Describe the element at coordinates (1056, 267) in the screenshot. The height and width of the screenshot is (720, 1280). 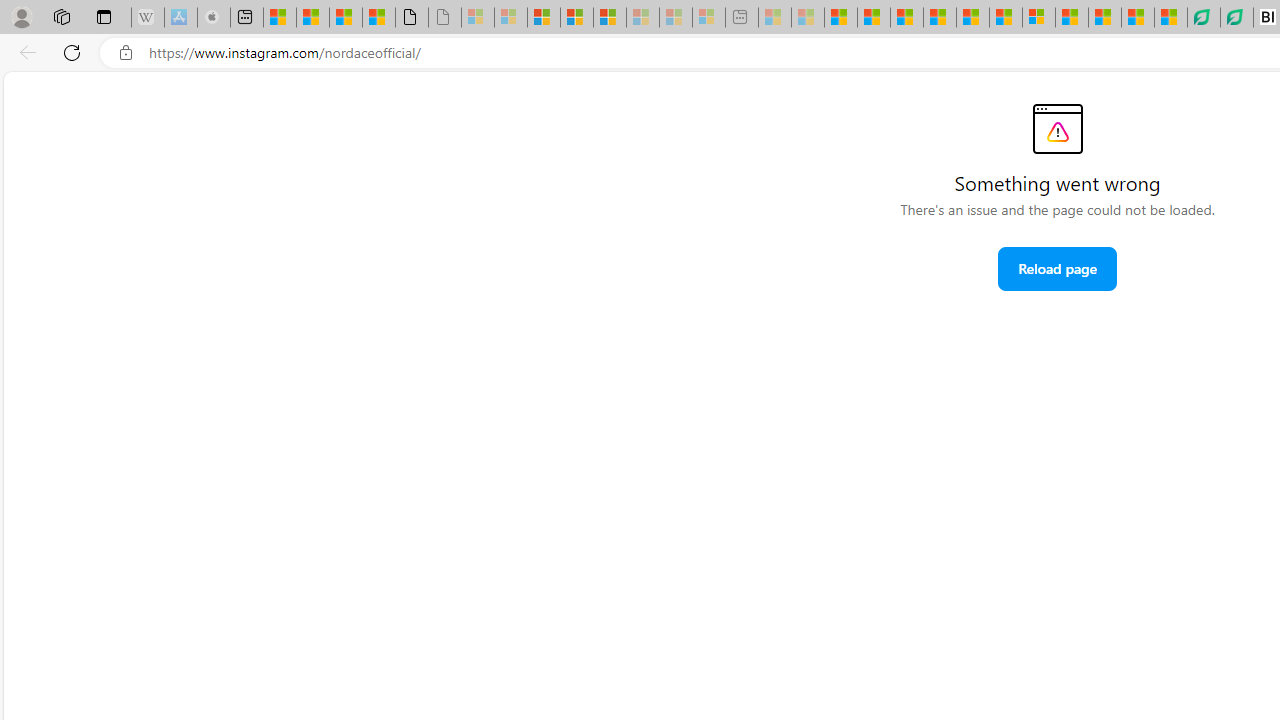
I see `'Reload page'` at that location.